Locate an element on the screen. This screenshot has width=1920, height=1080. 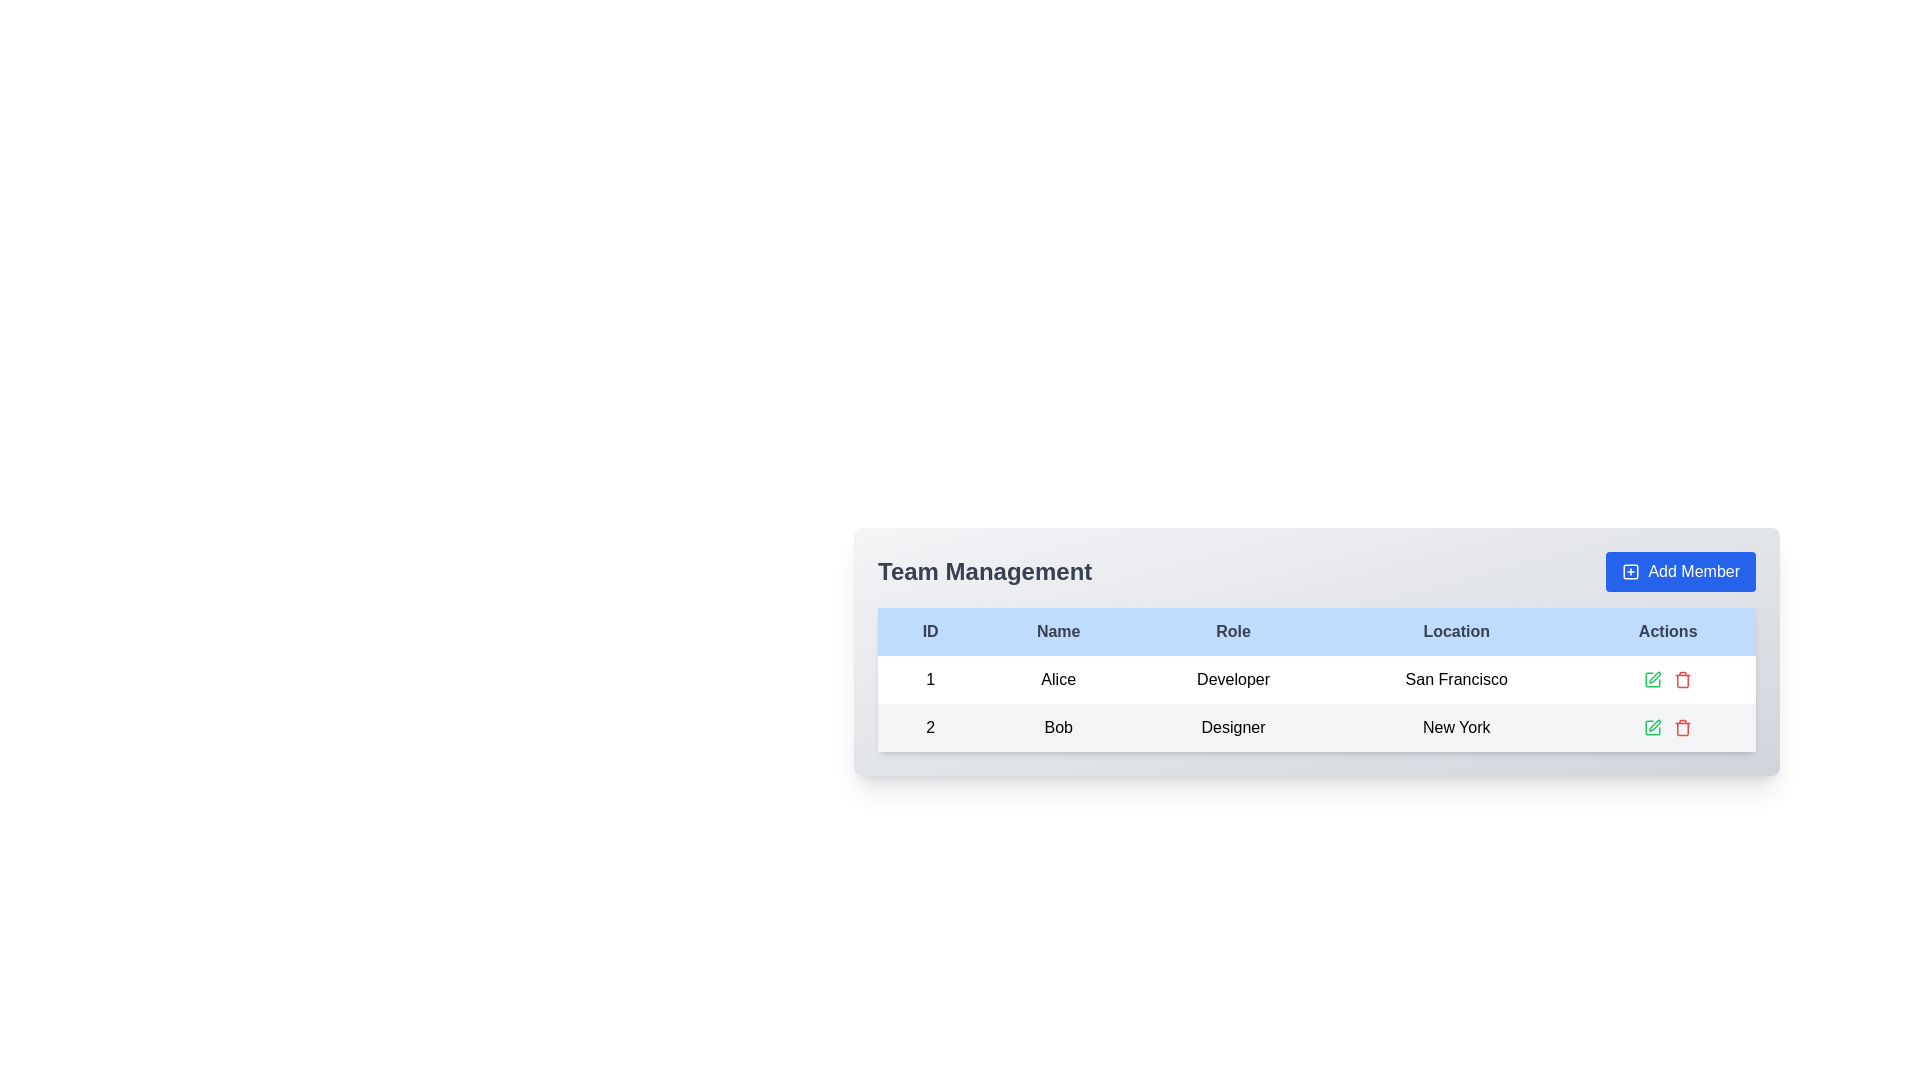
the green pencil icon in the second row of the Actions column to invoke the edit action is located at coordinates (1653, 728).